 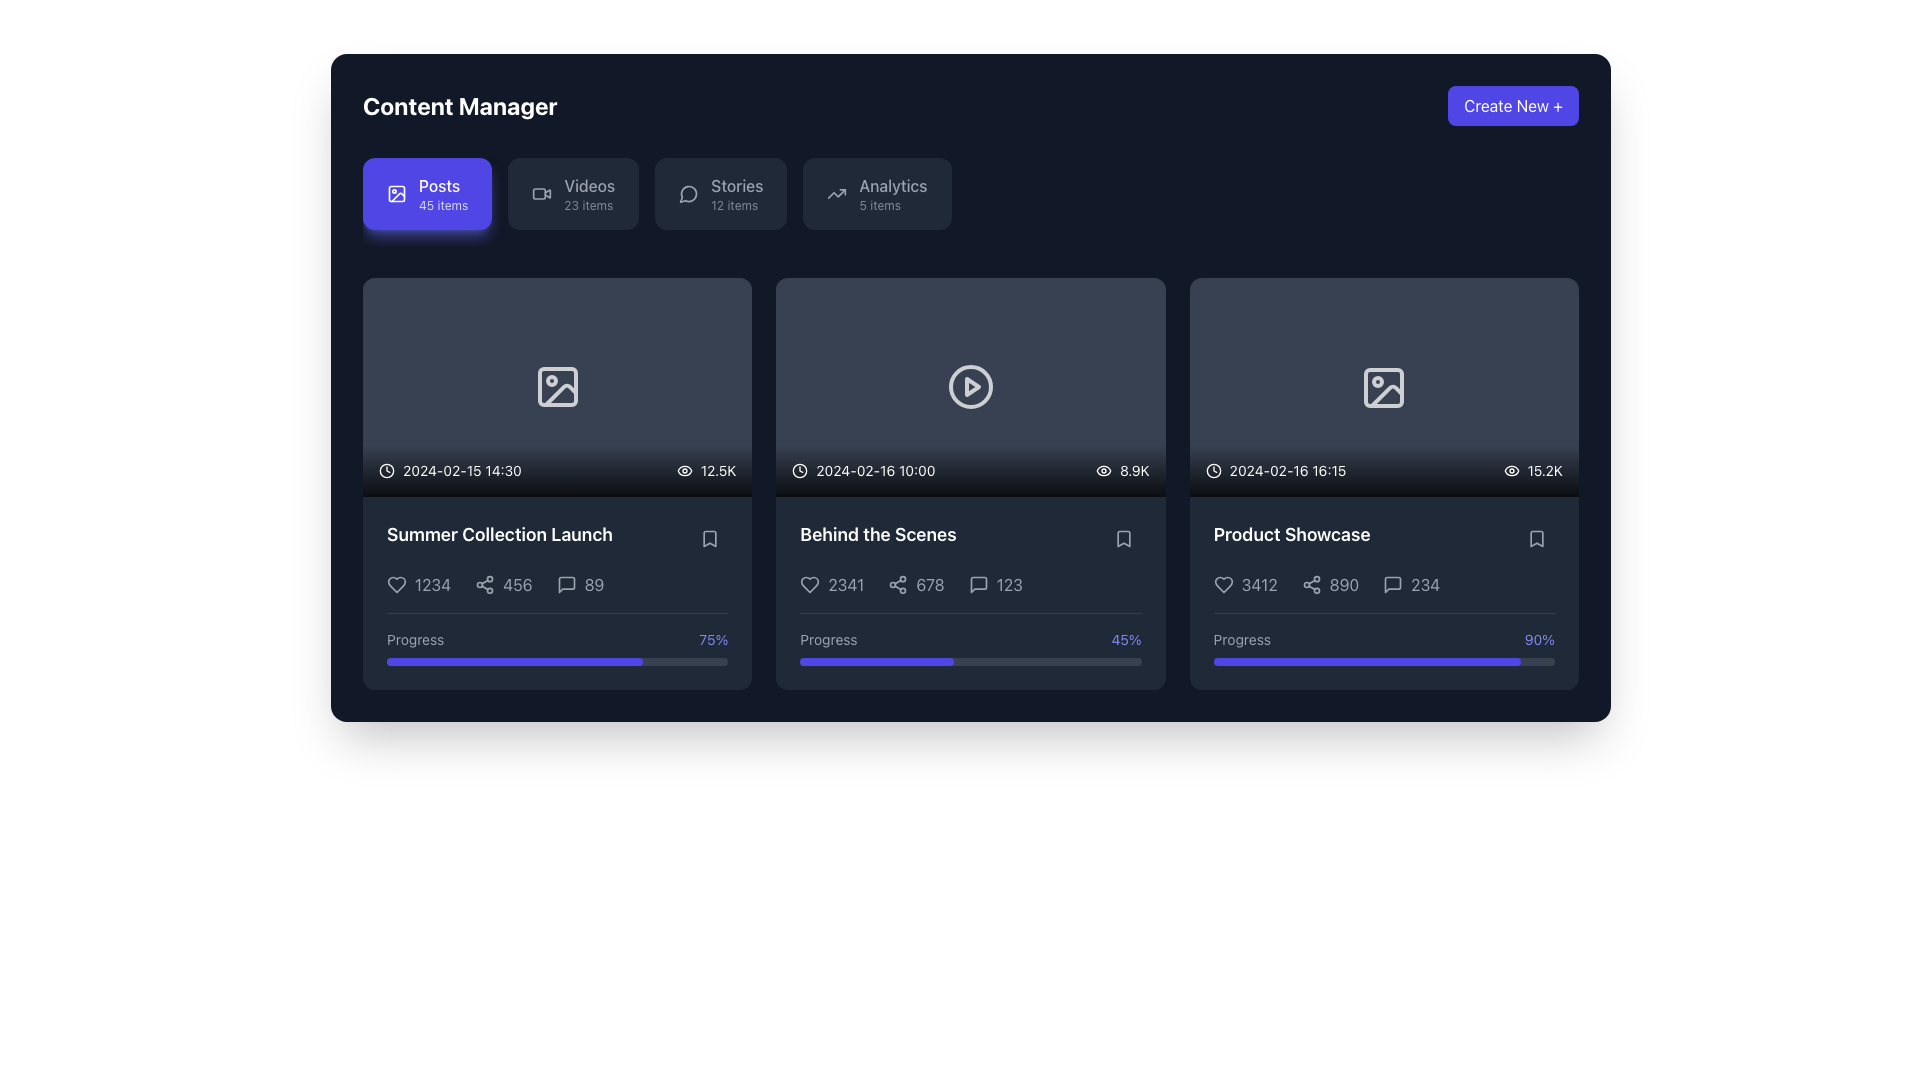 I want to click on the heart-shaped icon representing the like or favorite feature within the 'Summer Collection Launch' card, so click(x=397, y=583).